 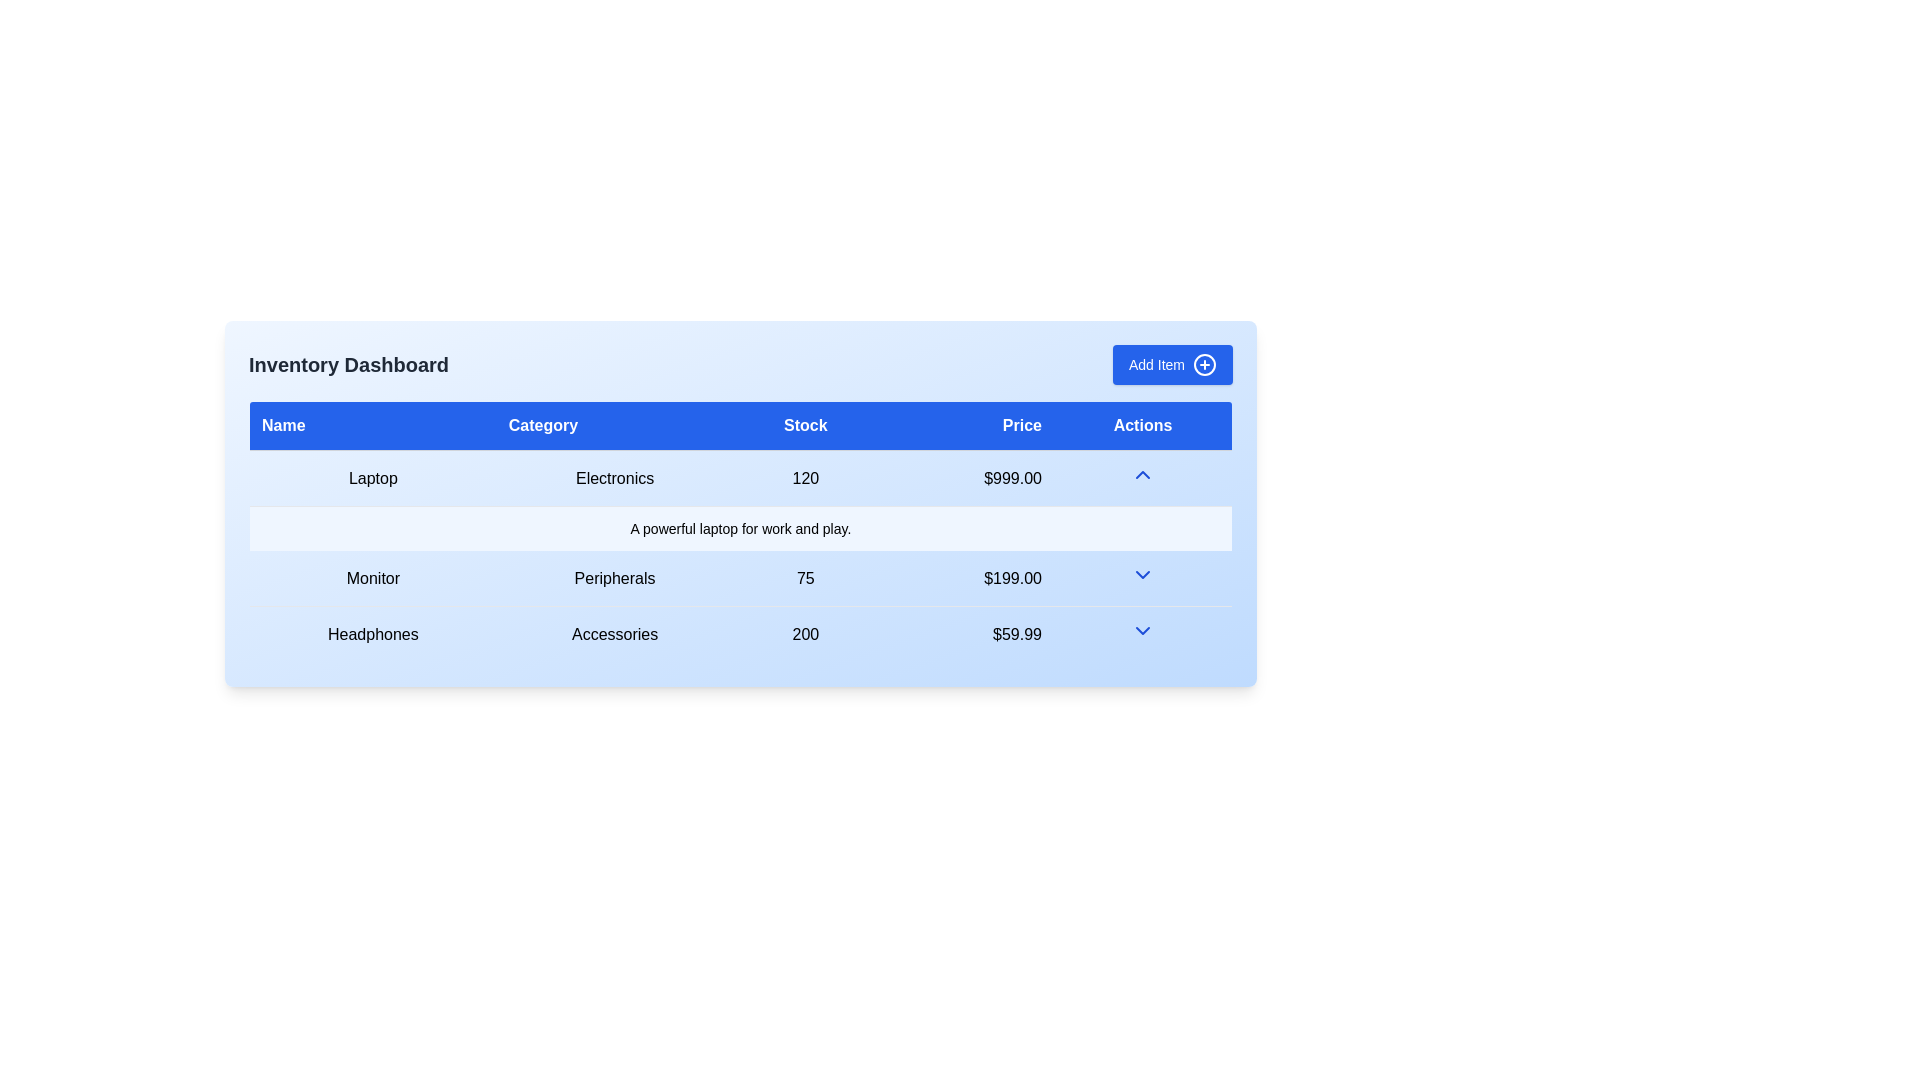 What do you see at coordinates (739, 578) in the screenshot?
I see `to select the second row` at bounding box center [739, 578].